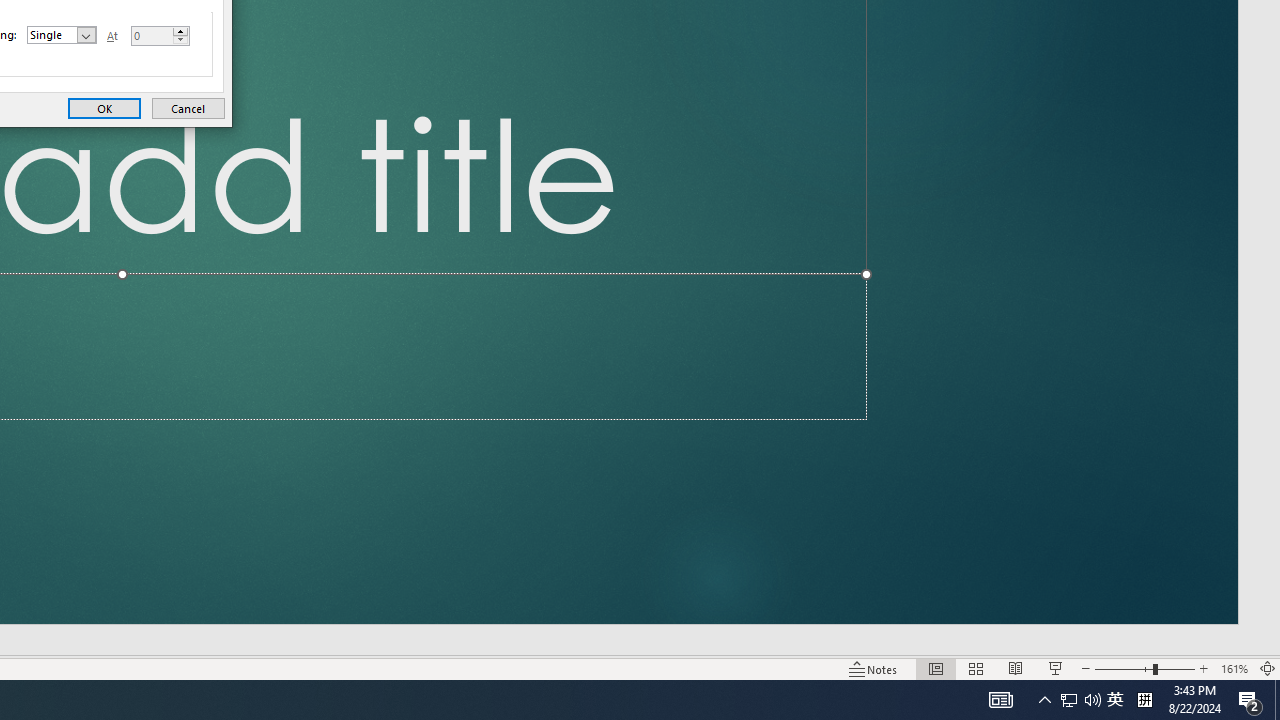 The image size is (1280, 720). I want to click on 'Notification Chevron', so click(1044, 698).